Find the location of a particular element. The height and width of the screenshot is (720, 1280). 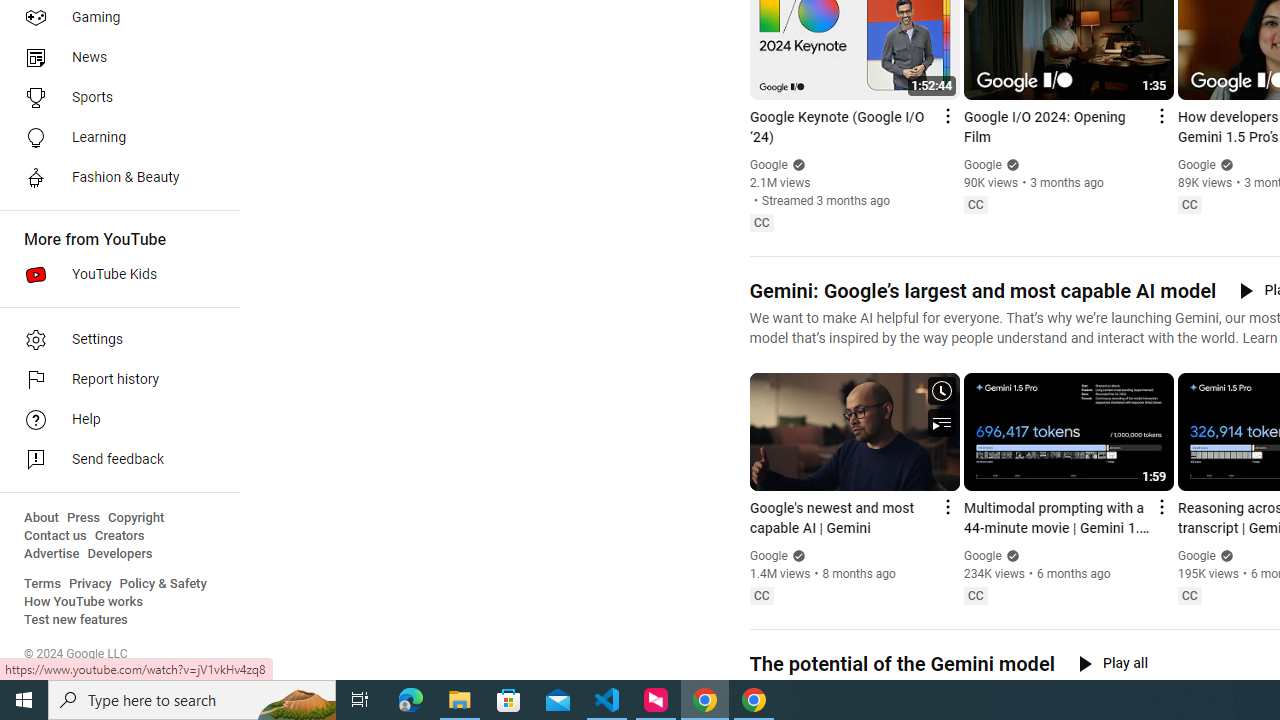

'Developers' is located at coordinates (119, 554).